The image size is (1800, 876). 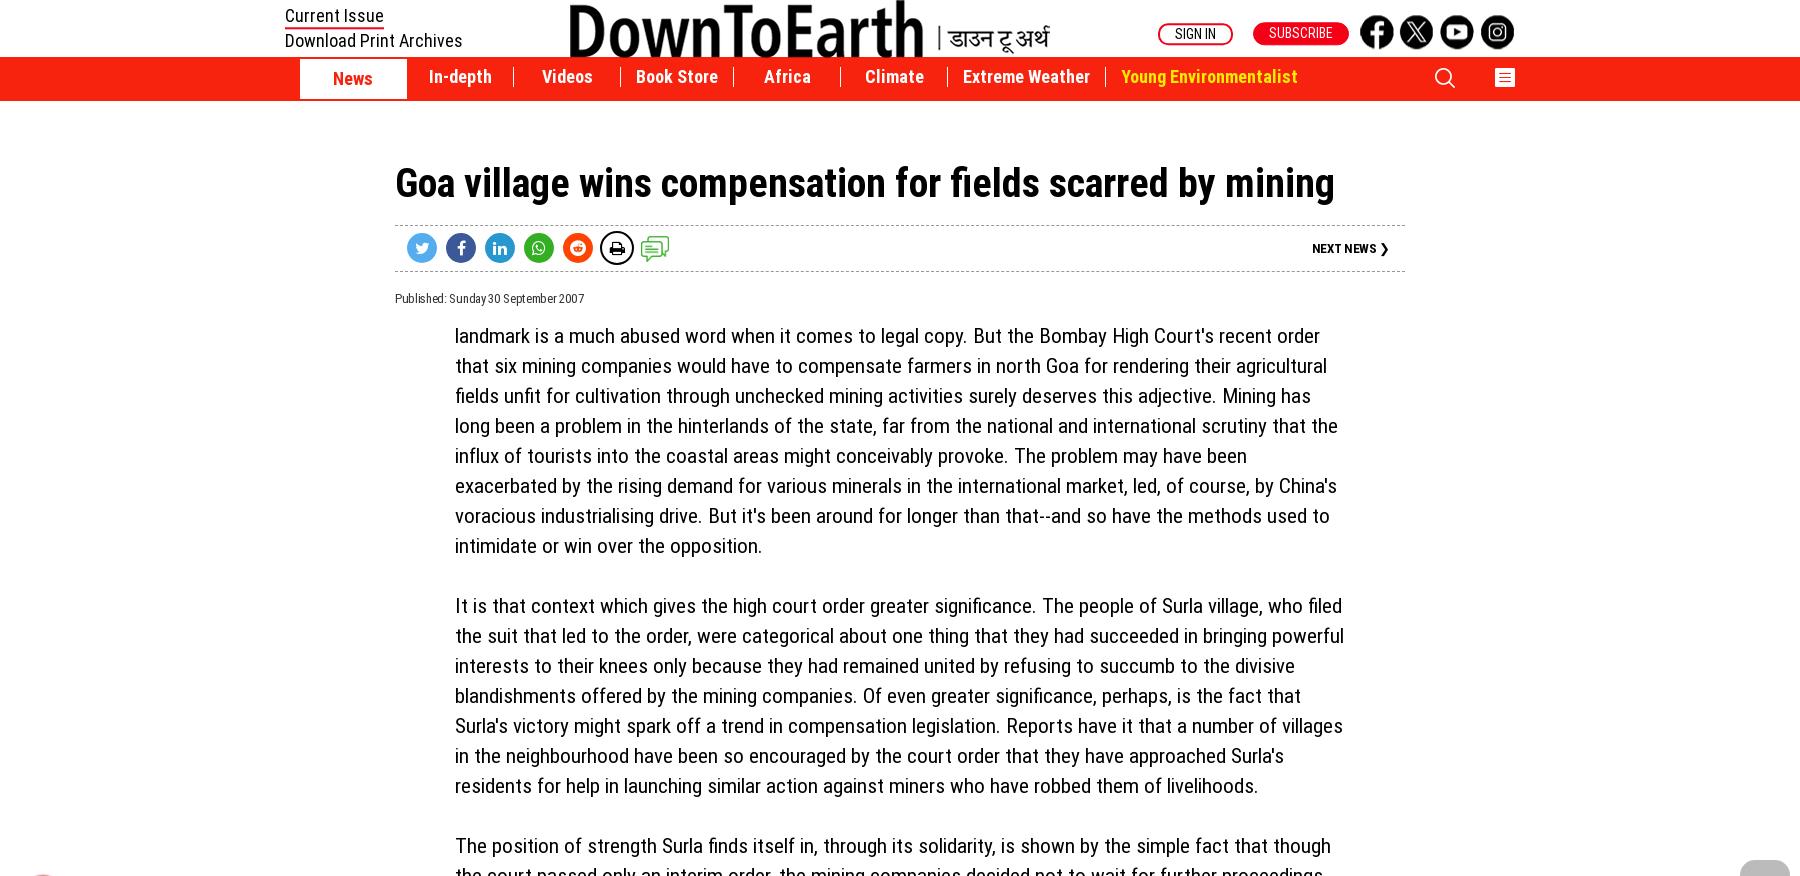 I want to click on 'In-depth', so click(x=458, y=76).